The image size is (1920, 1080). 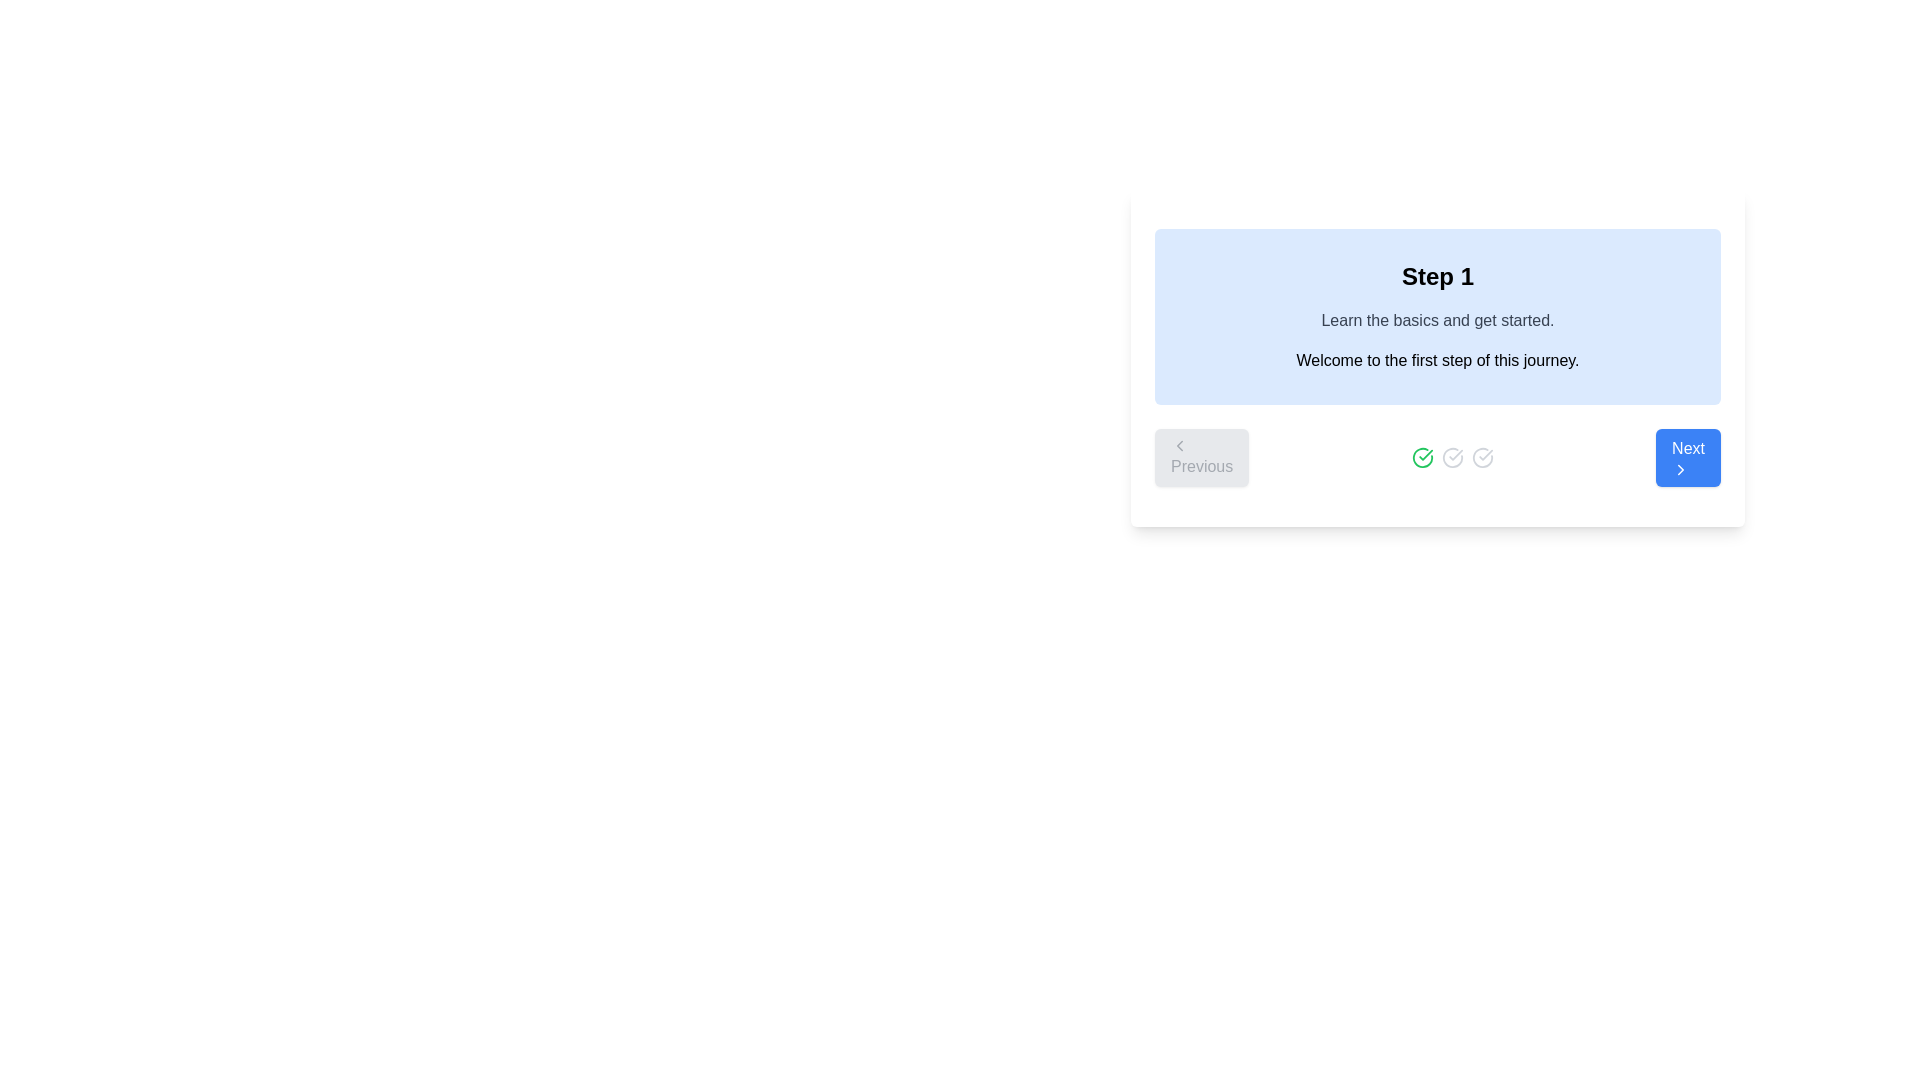 I want to click on the green checkmark icon inside a circular border, which is the middle icon among three horizontally aligned icons at the center-bottom area of the visible card, so click(x=1421, y=458).